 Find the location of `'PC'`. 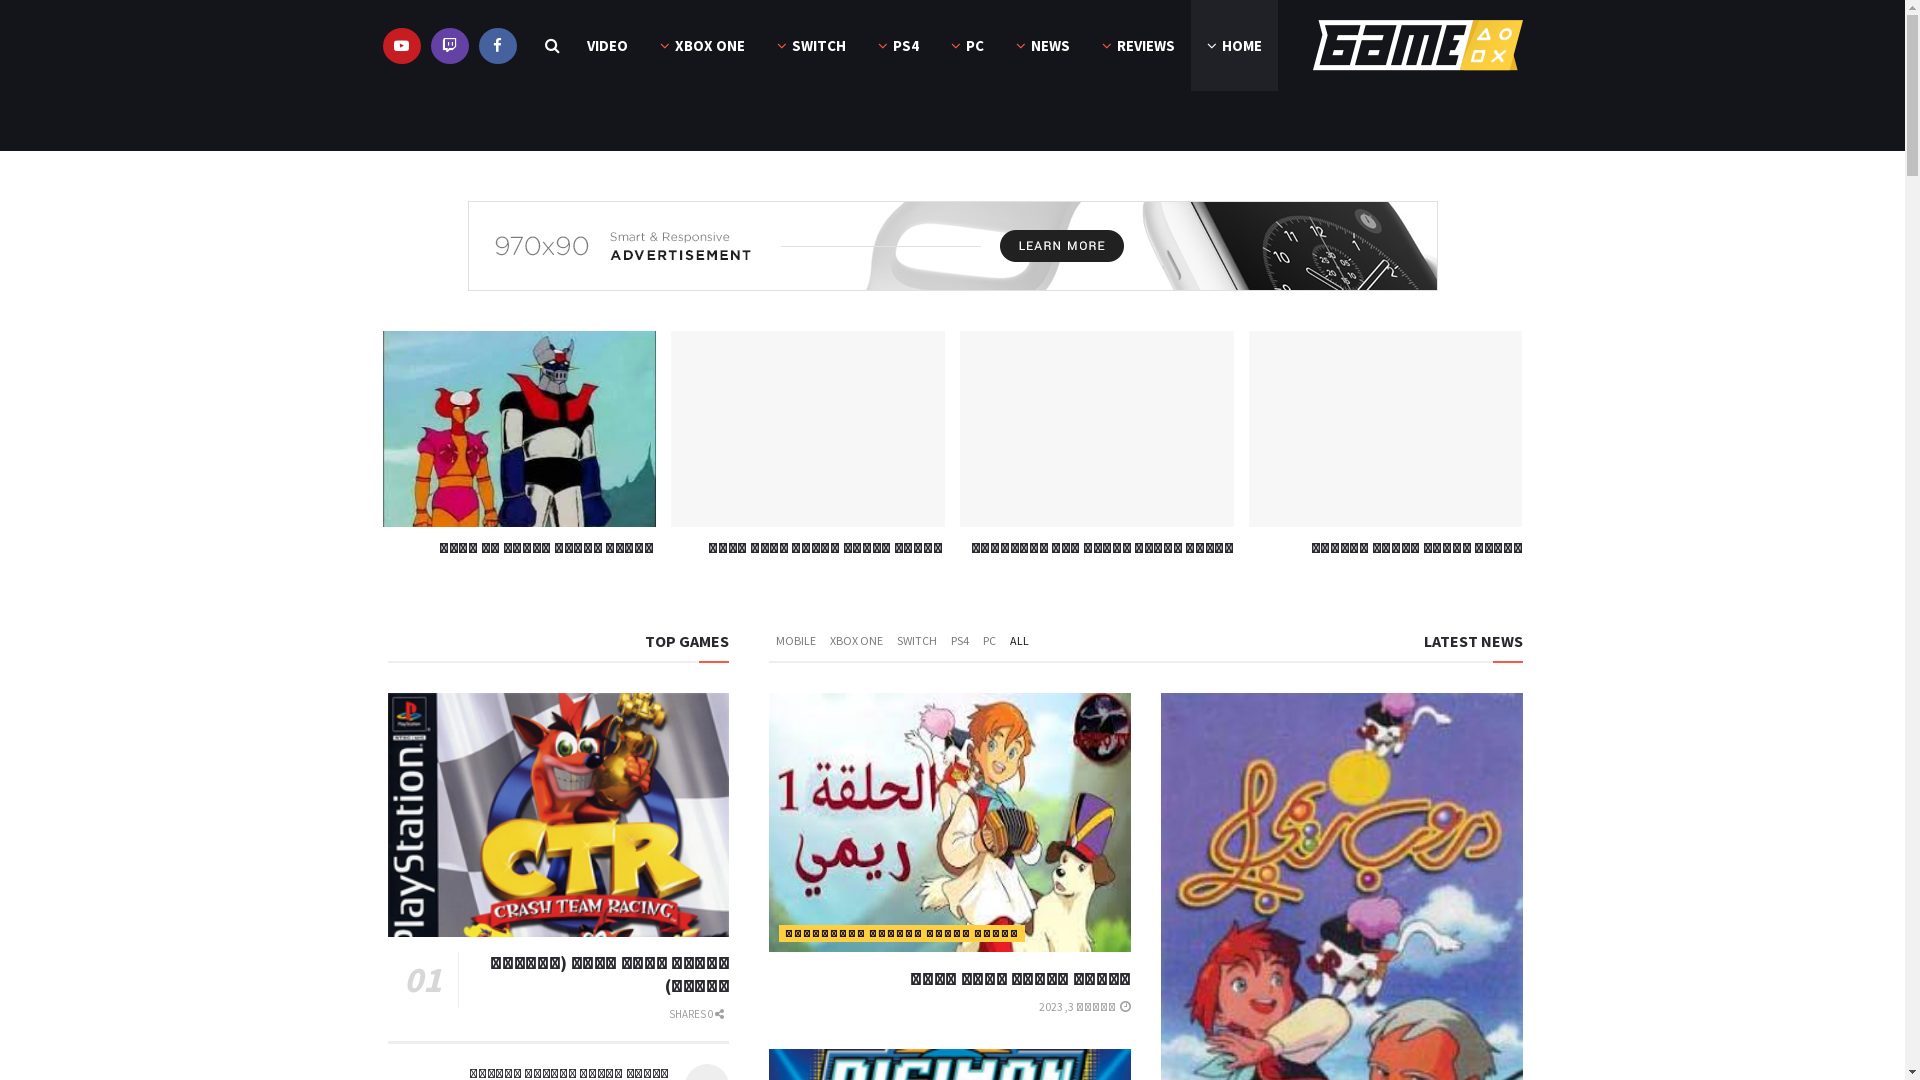

'PC' is located at coordinates (989, 640).